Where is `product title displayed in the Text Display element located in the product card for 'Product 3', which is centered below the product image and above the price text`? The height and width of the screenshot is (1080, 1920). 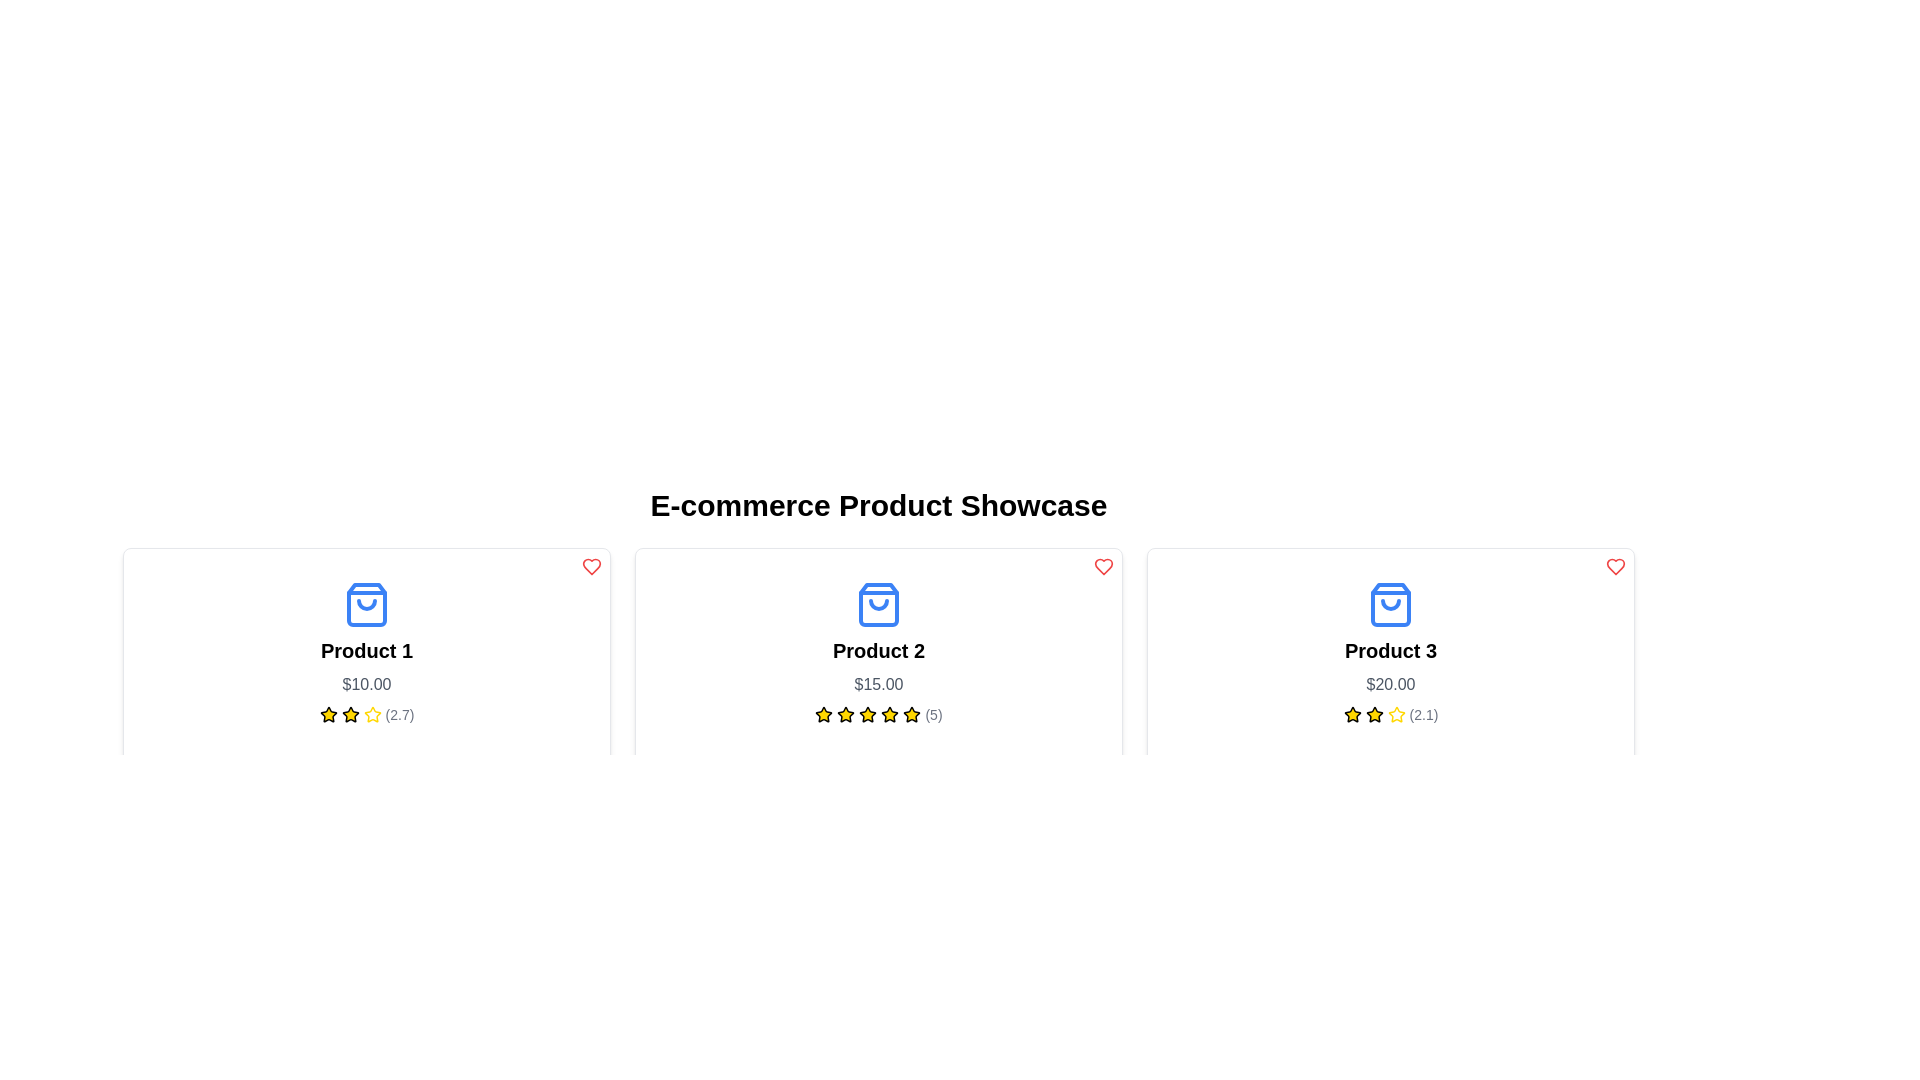 product title displayed in the Text Display element located in the product card for 'Product 3', which is centered below the product image and above the price text is located at coordinates (1390, 651).